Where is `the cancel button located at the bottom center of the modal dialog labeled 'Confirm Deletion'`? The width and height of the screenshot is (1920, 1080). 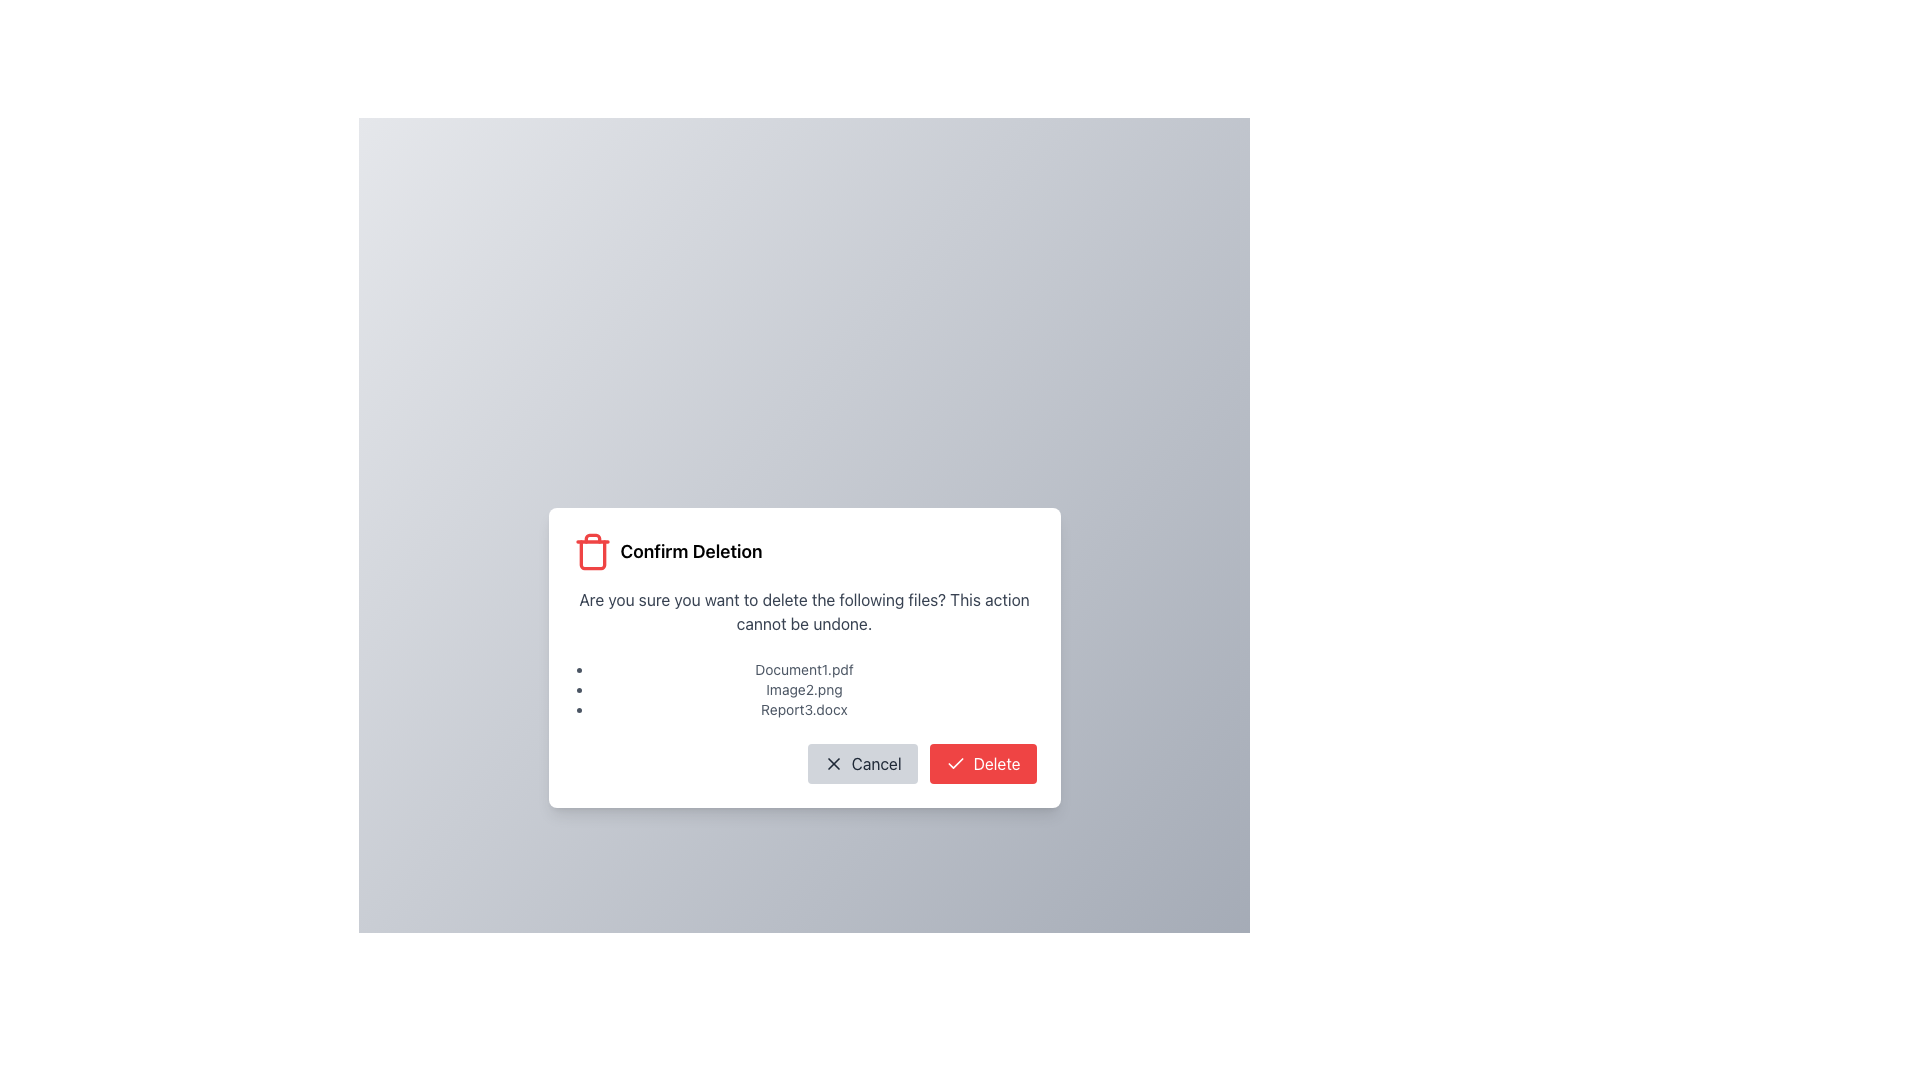
the cancel button located at the bottom center of the modal dialog labeled 'Confirm Deletion' is located at coordinates (862, 763).